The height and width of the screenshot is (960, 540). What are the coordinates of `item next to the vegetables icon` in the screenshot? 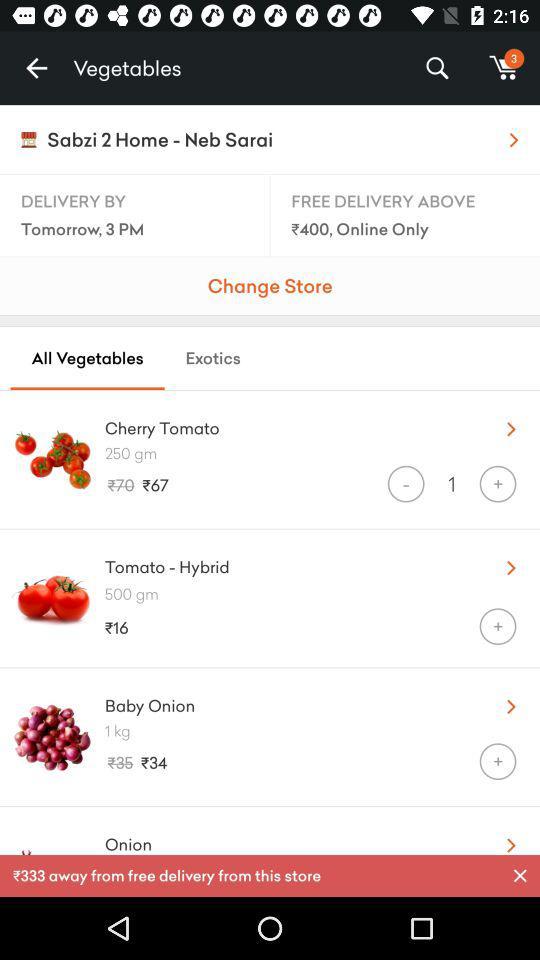 It's located at (36, 68).